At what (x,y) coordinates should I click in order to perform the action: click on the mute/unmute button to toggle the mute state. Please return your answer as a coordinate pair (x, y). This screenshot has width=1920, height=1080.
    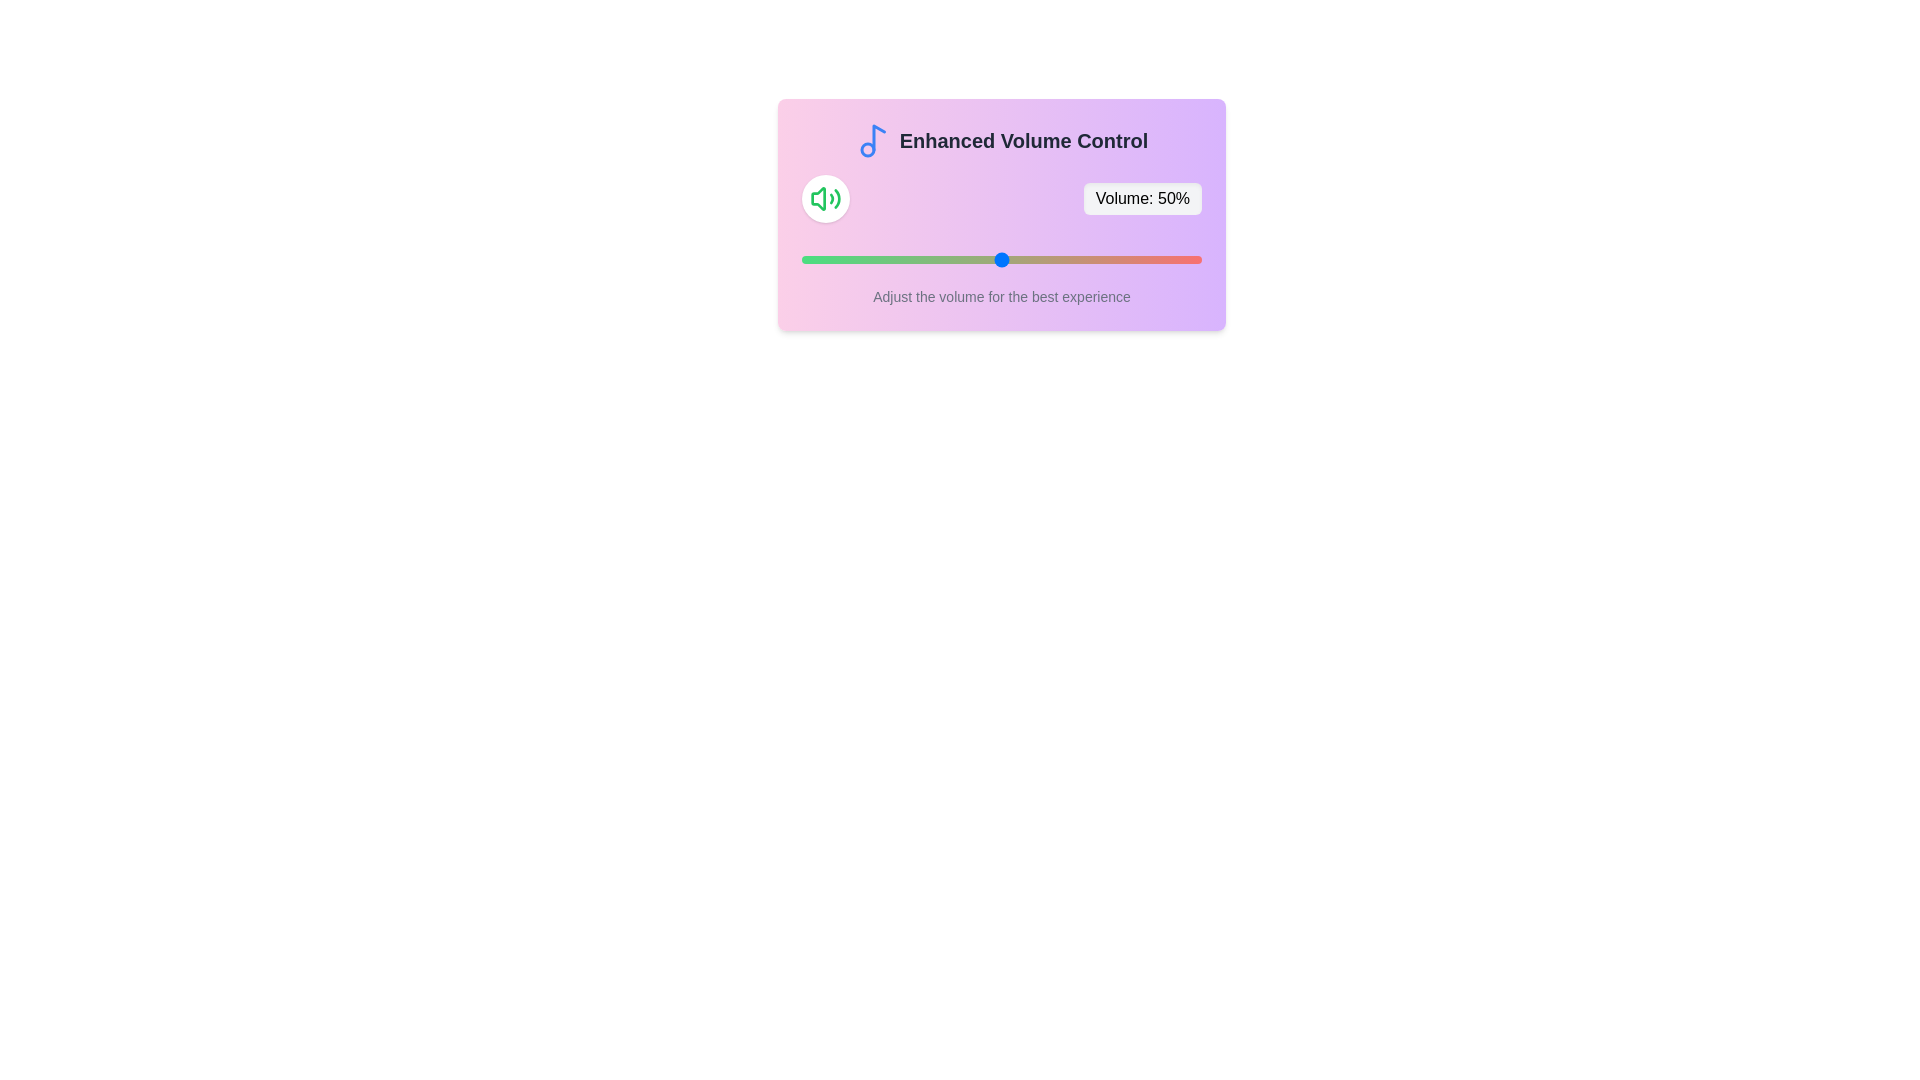
    Looking at the image, I should click on (825, 199).